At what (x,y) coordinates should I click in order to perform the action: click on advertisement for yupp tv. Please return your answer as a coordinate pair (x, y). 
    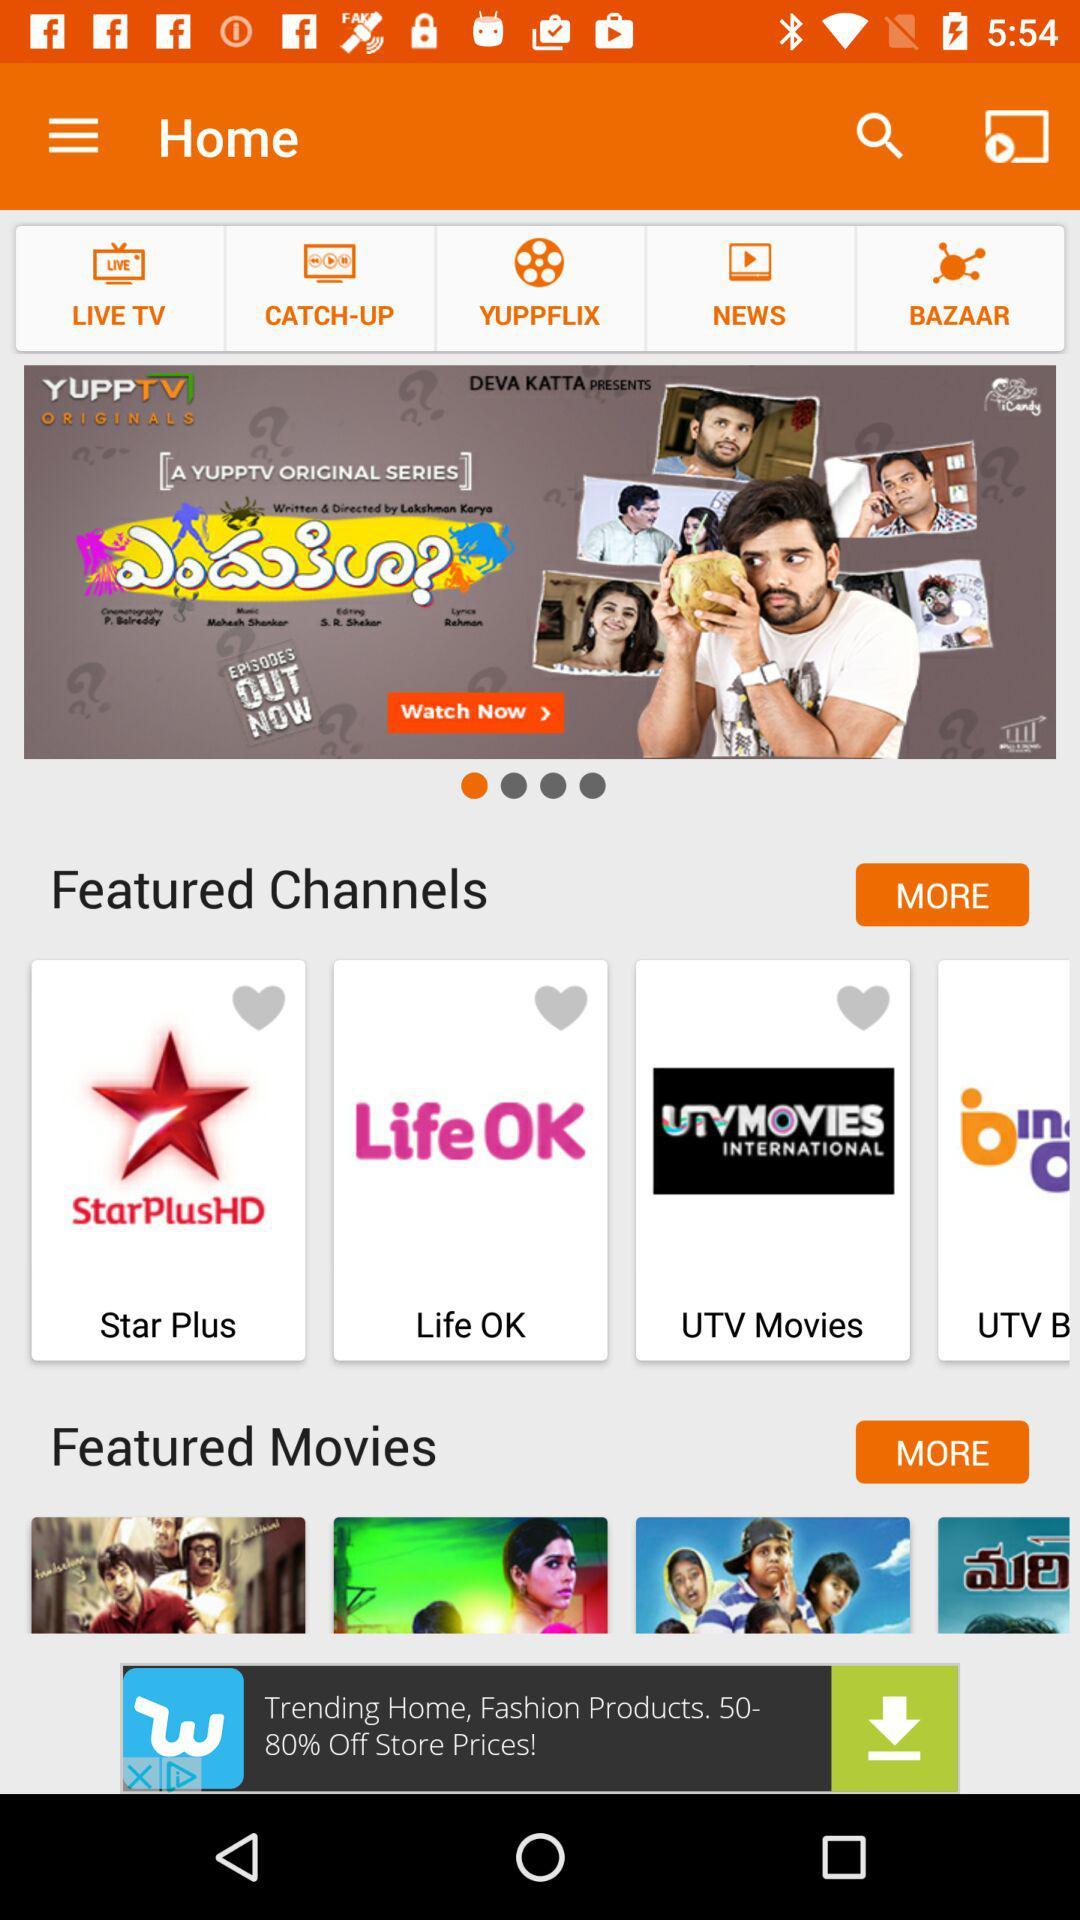
    Looking at the image, I should click on (540, 561).